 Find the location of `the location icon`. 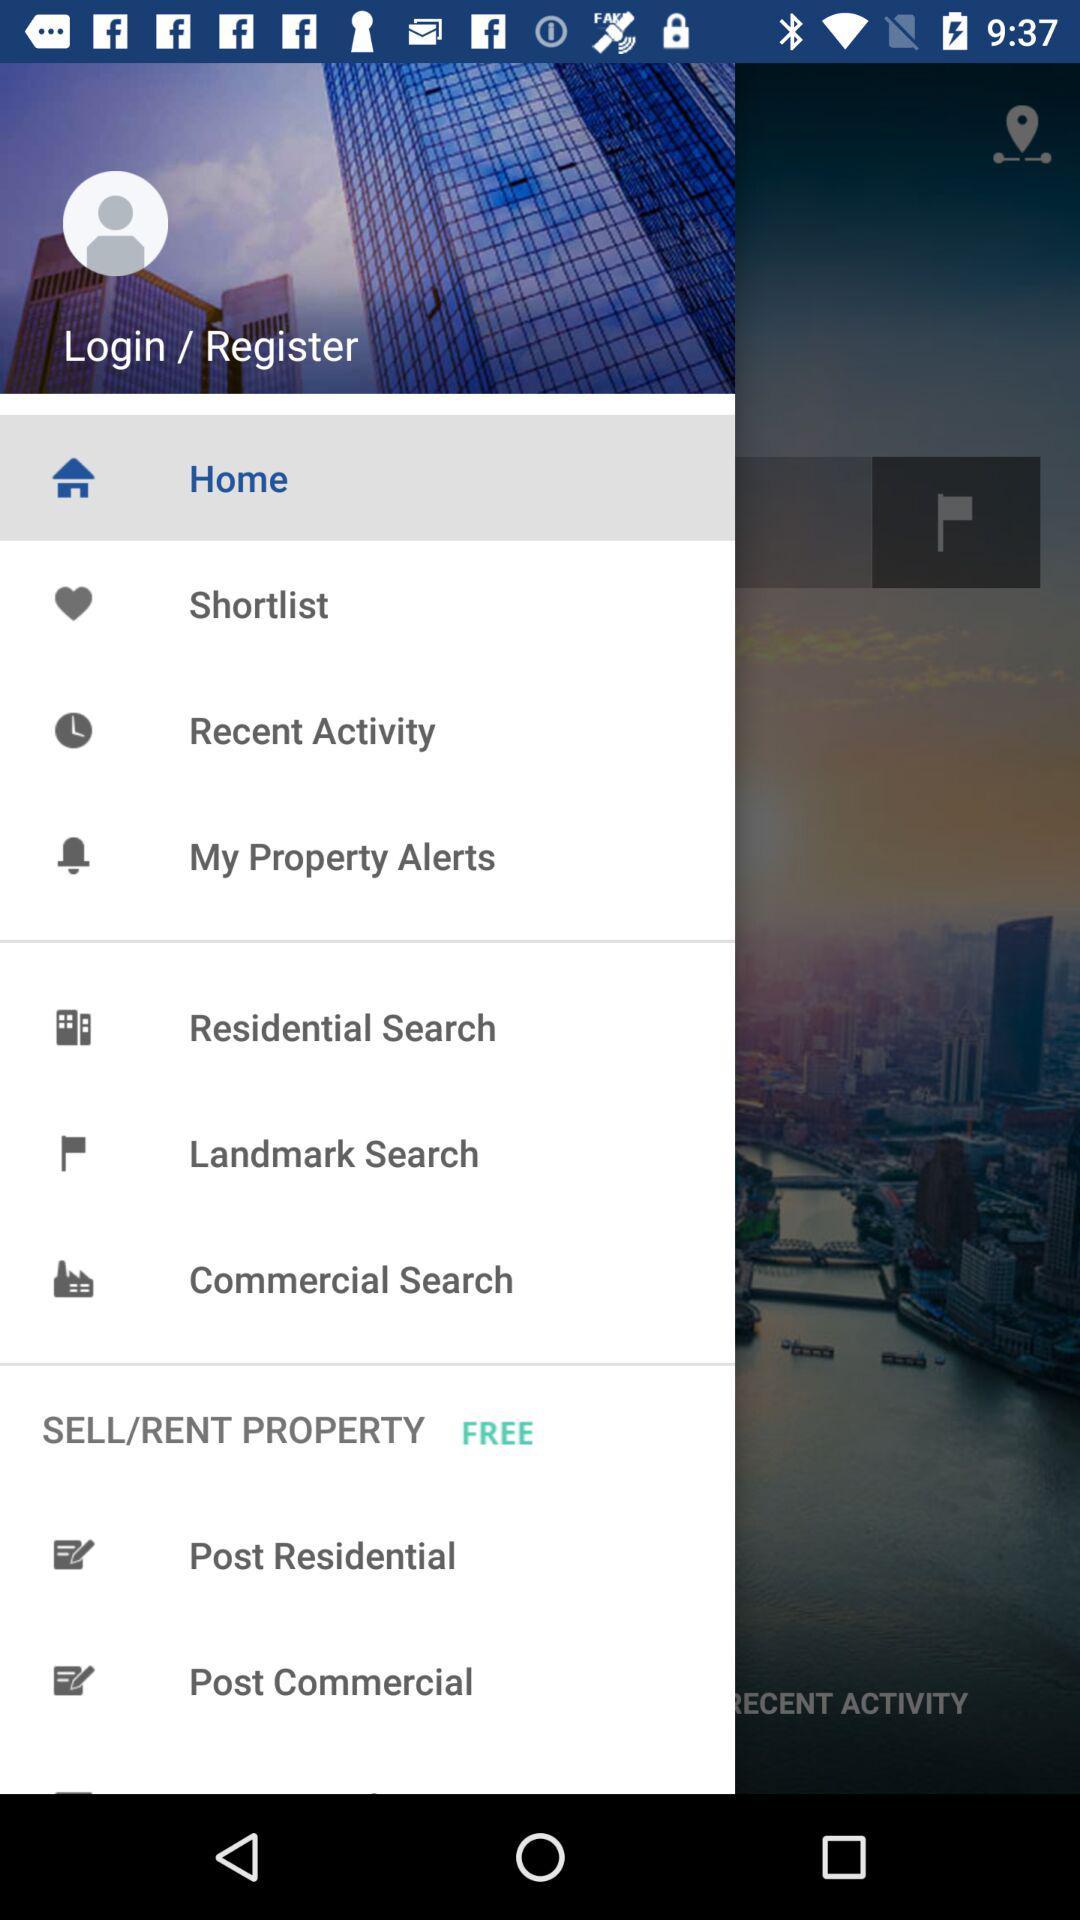

the location icon is located at coordinates (1022, 133).